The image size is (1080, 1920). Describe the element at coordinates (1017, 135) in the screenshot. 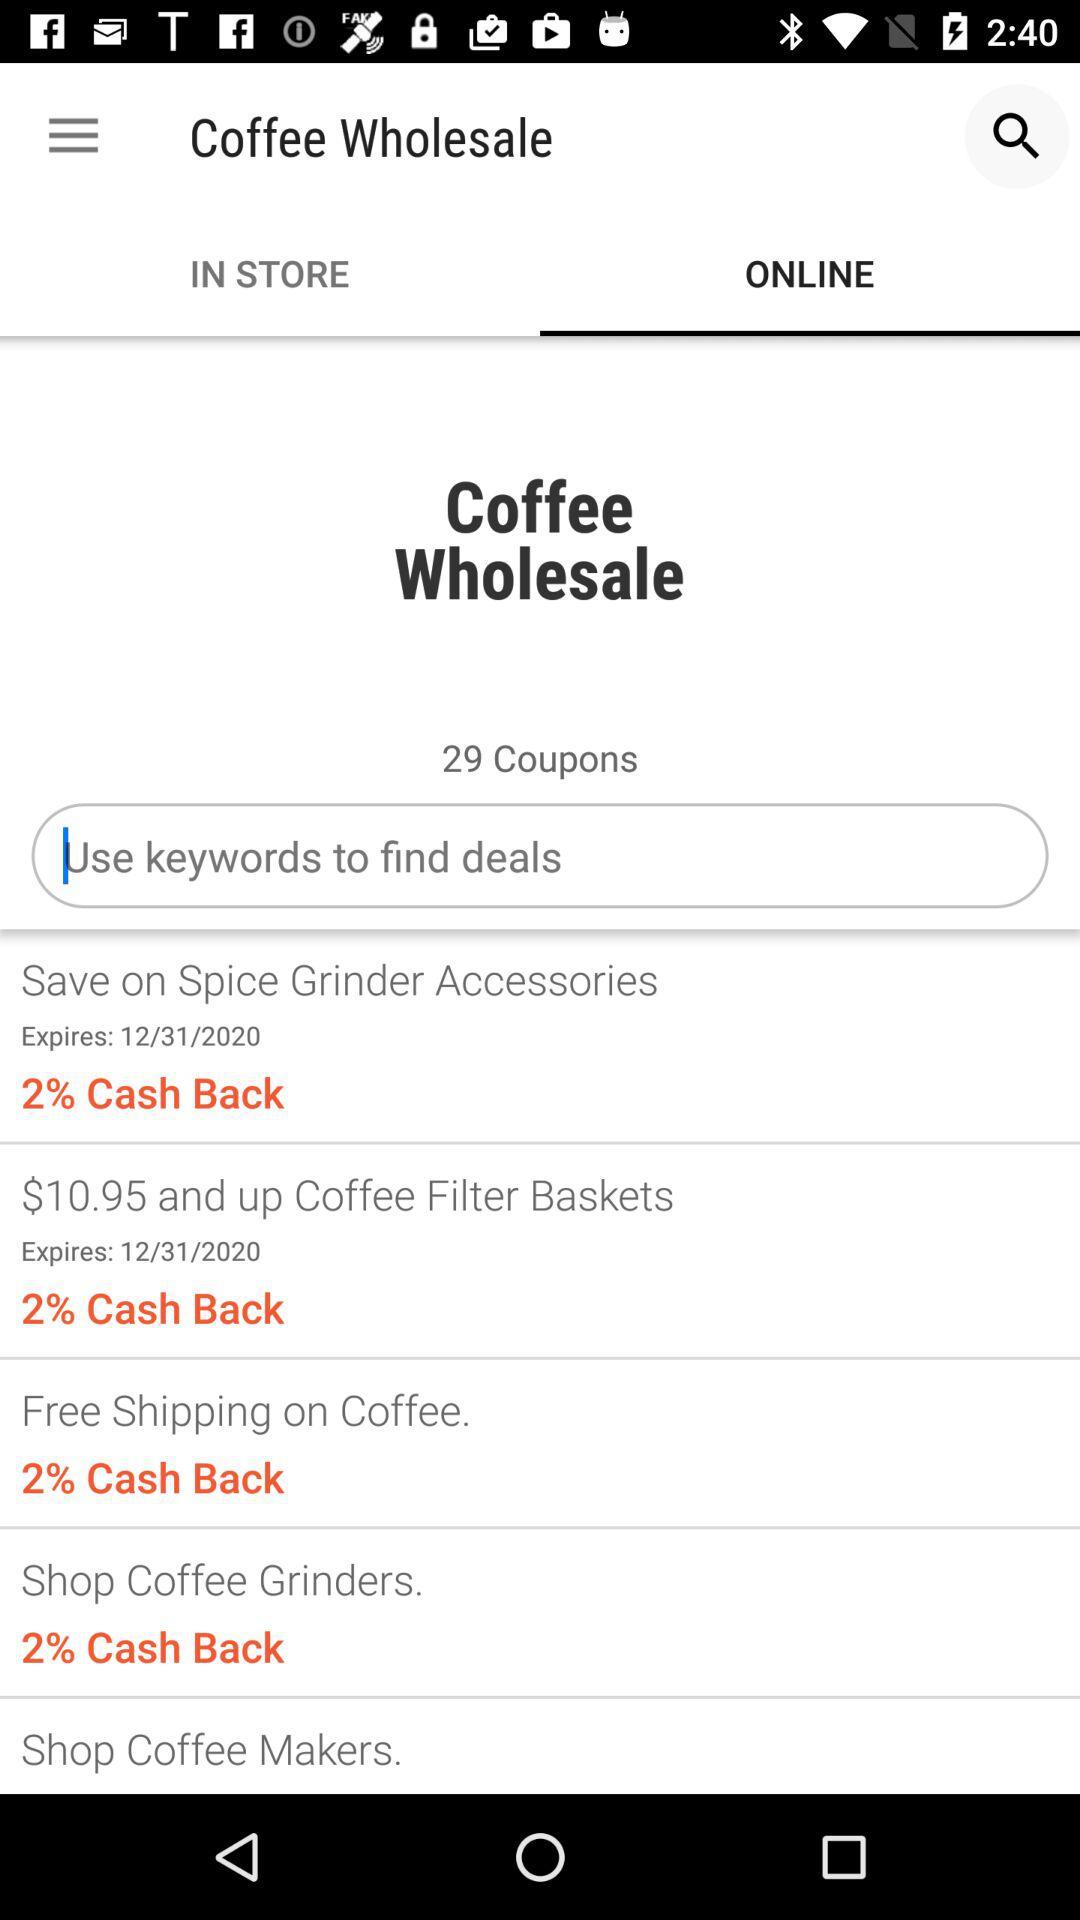

I see `the item to the right of coffee wholesale item` at that location.